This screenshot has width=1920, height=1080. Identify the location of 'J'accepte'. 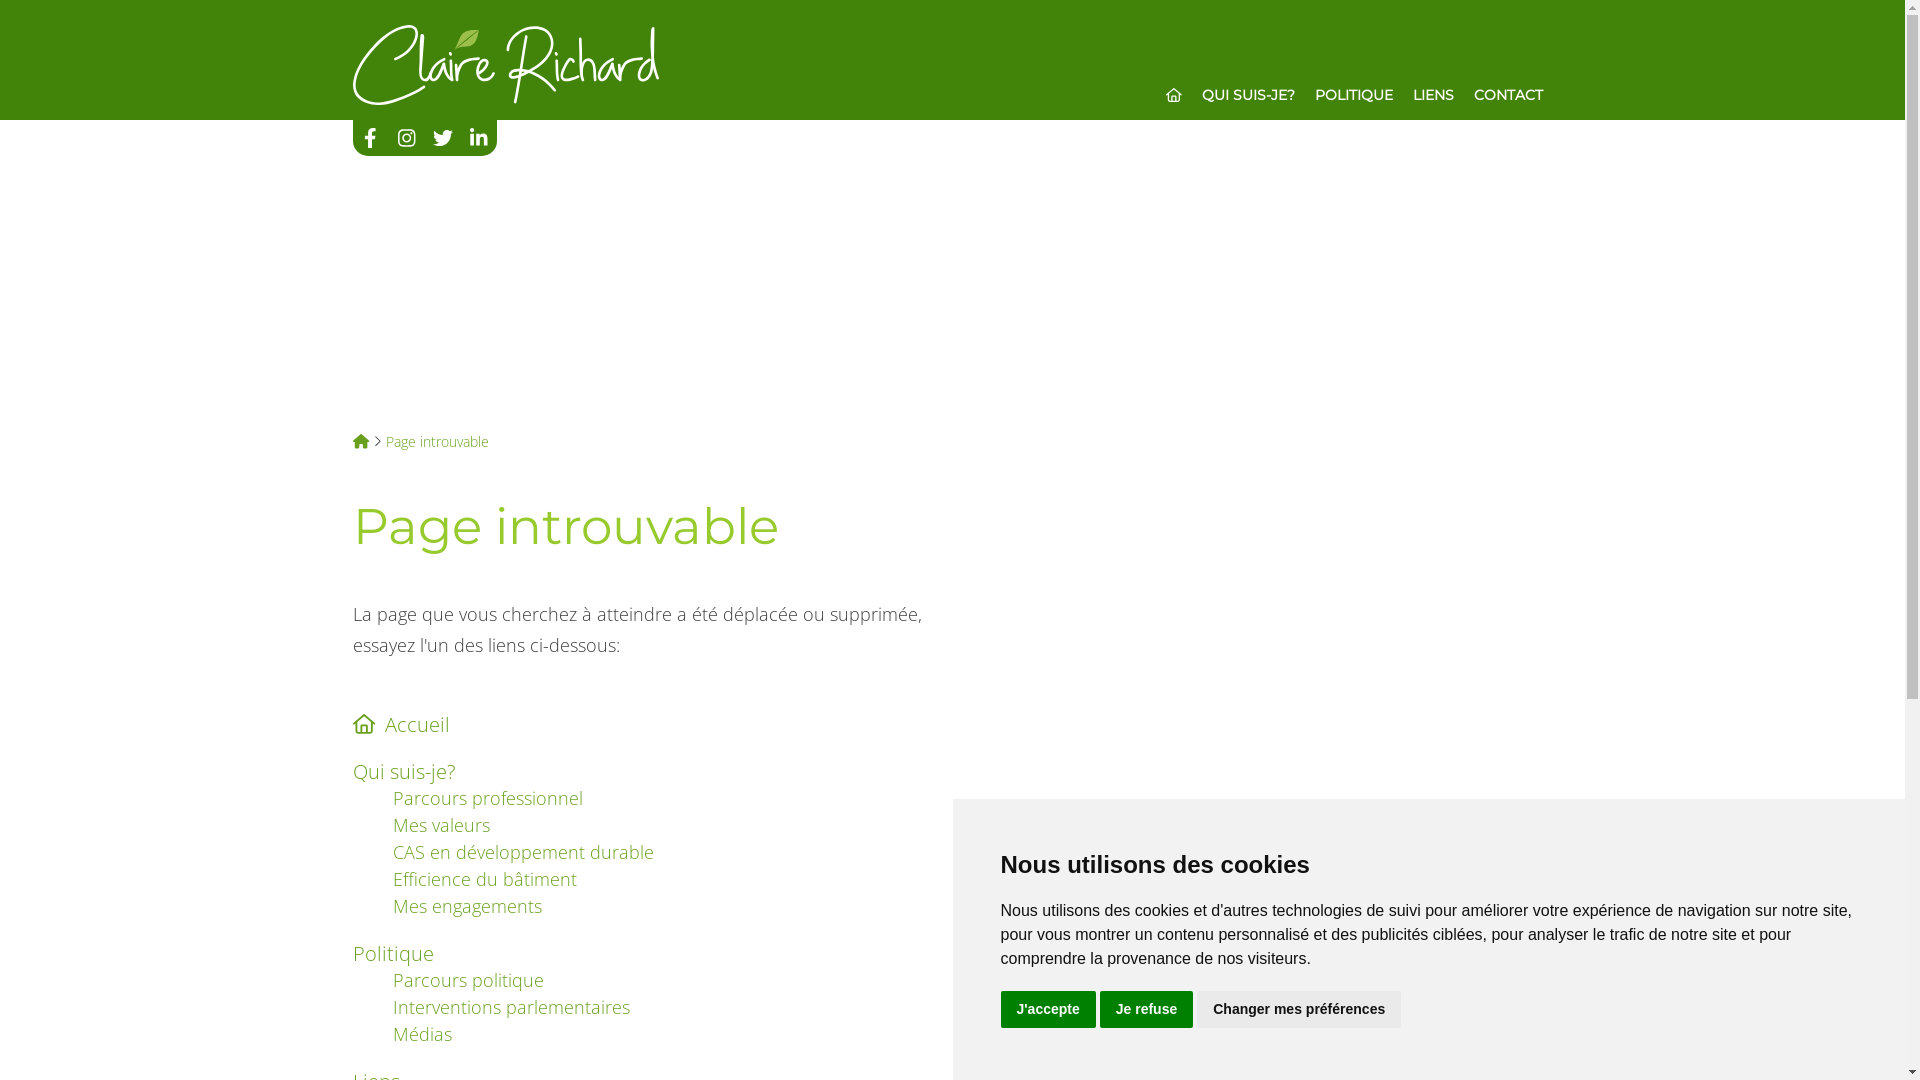
(1046, 1009).